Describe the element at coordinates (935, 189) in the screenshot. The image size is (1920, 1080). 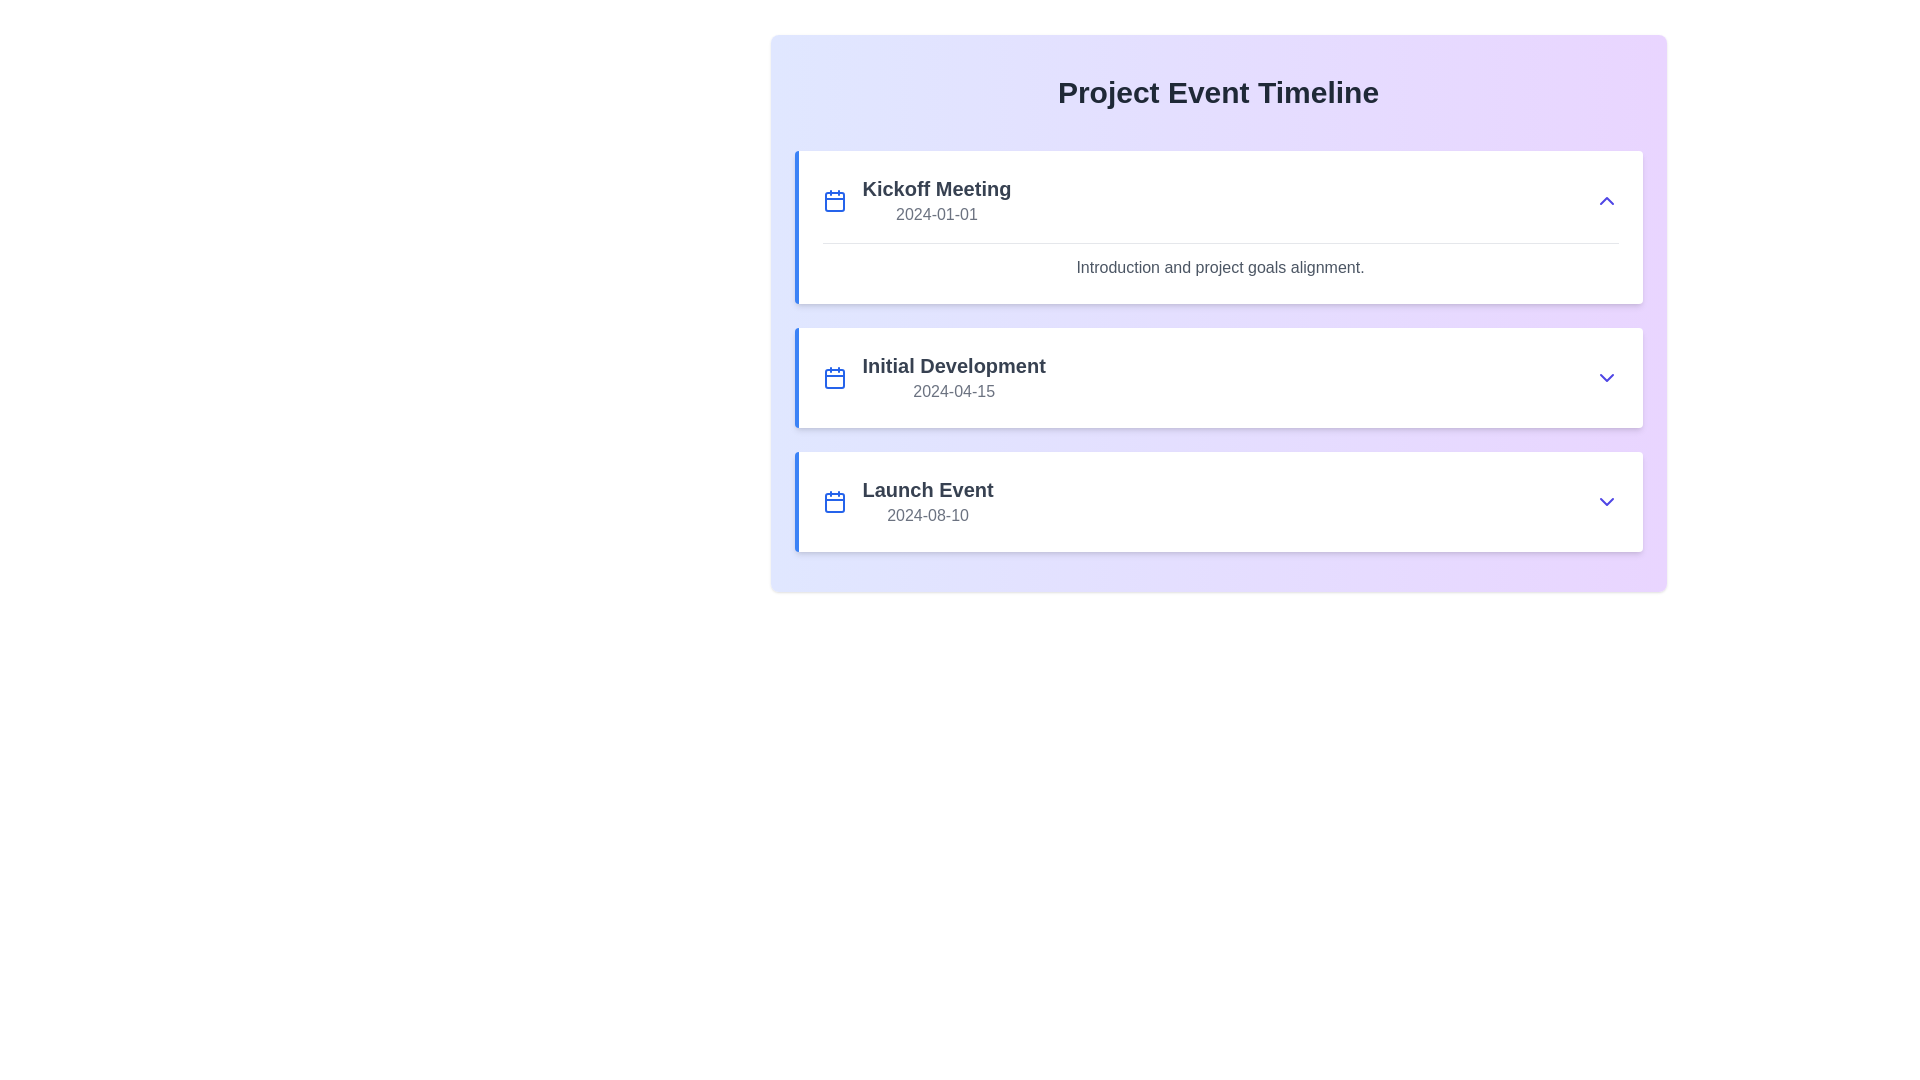
I see `the title text element indicating 'Kickoff Meeting' in the topmost card of the vertical list under 'Project Event Timeline'` at that location.